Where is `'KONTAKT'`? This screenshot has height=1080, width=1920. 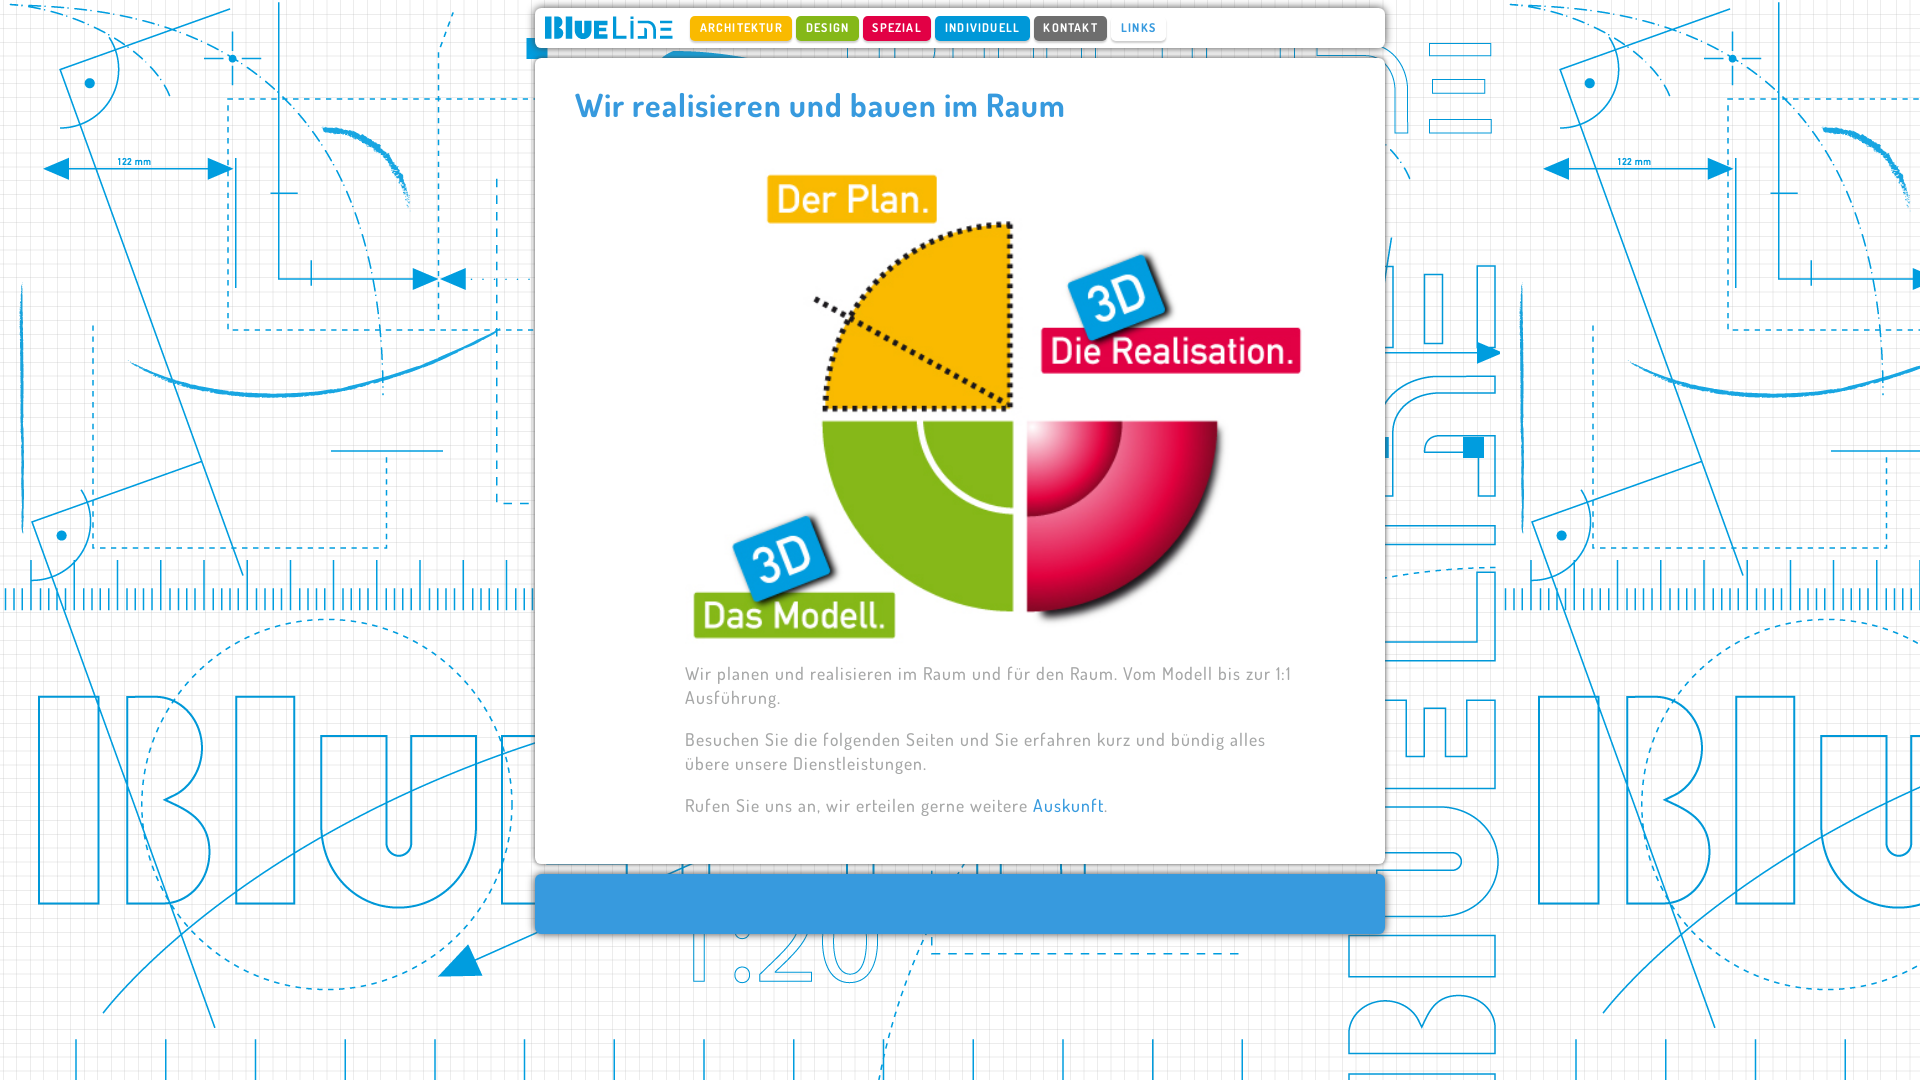 'KONTAKT' is located at coordinates (1033, 28).